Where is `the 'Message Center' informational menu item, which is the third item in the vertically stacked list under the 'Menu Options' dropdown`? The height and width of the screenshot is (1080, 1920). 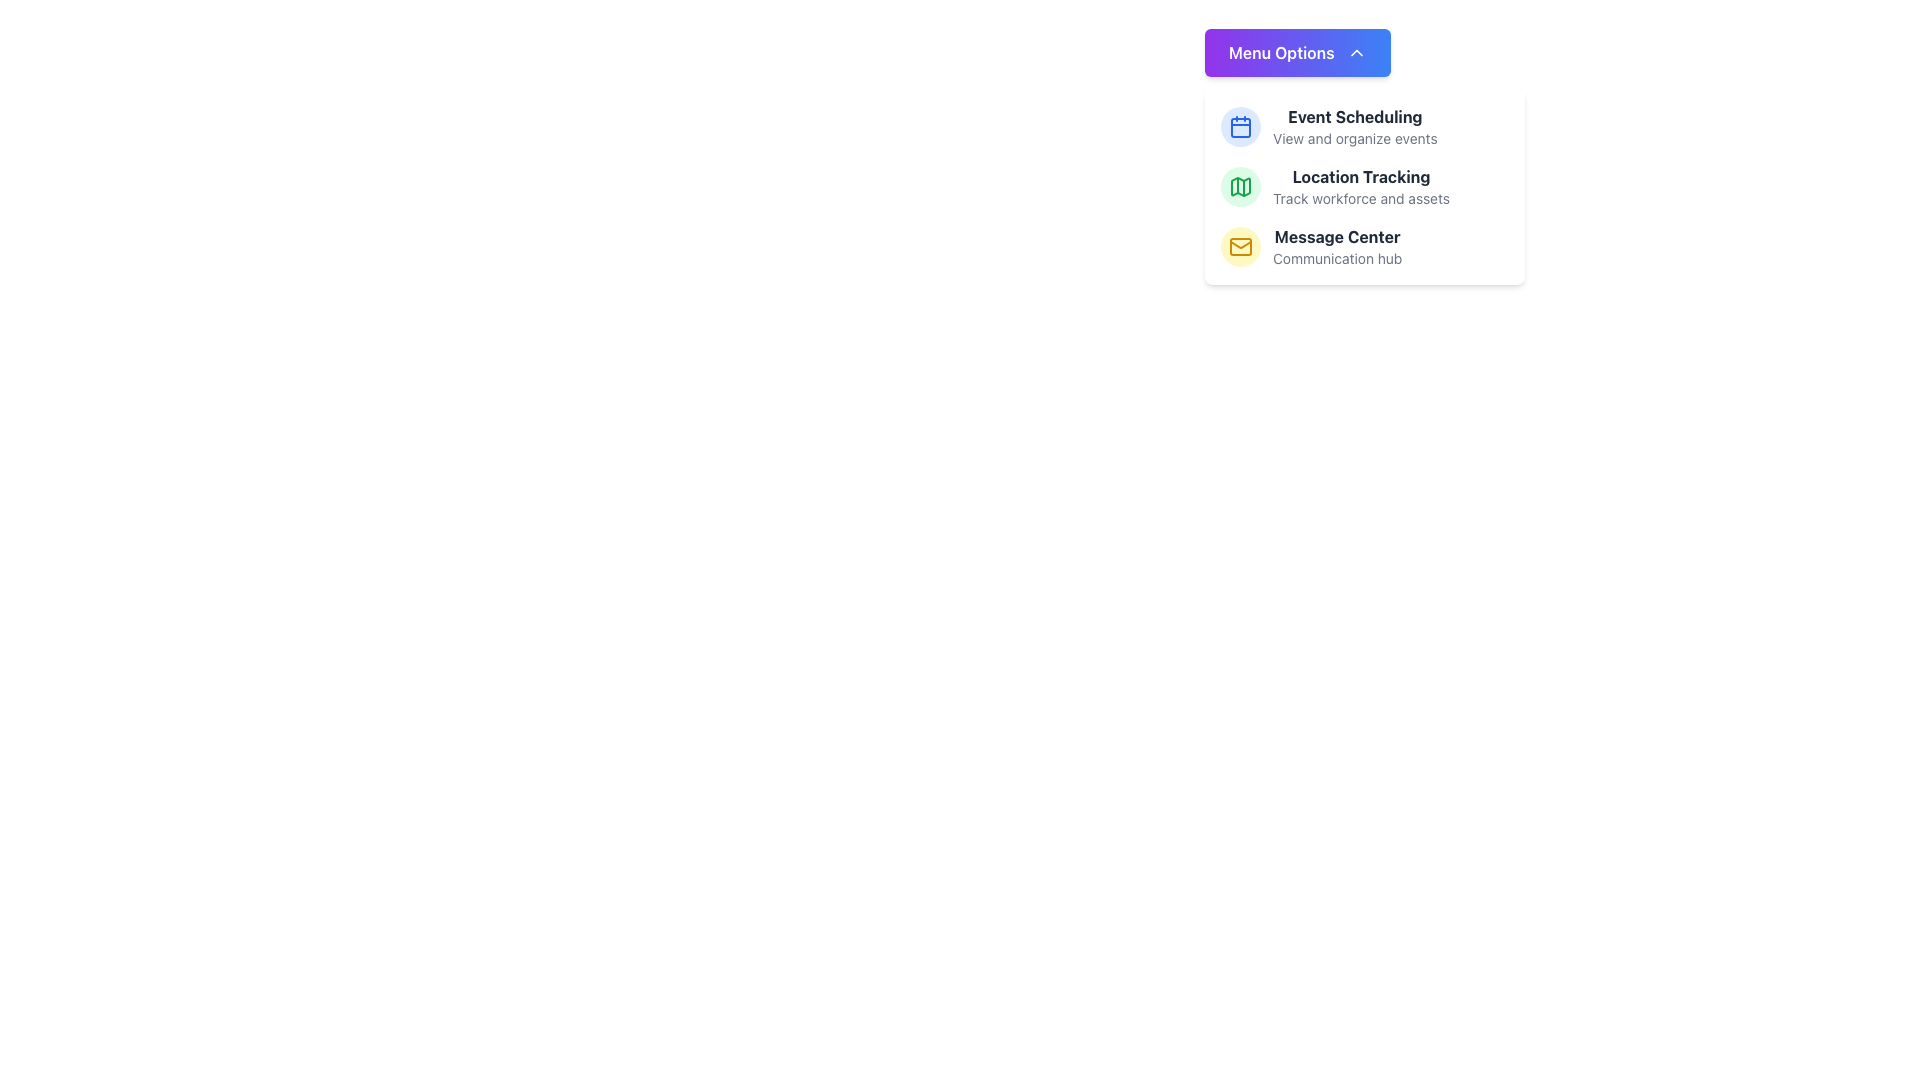
the 'Message Center' informational menu item, which is the third item in the vertically stacked list under the 'Menu Options' dropdown is located at coordinates (1363, 245).